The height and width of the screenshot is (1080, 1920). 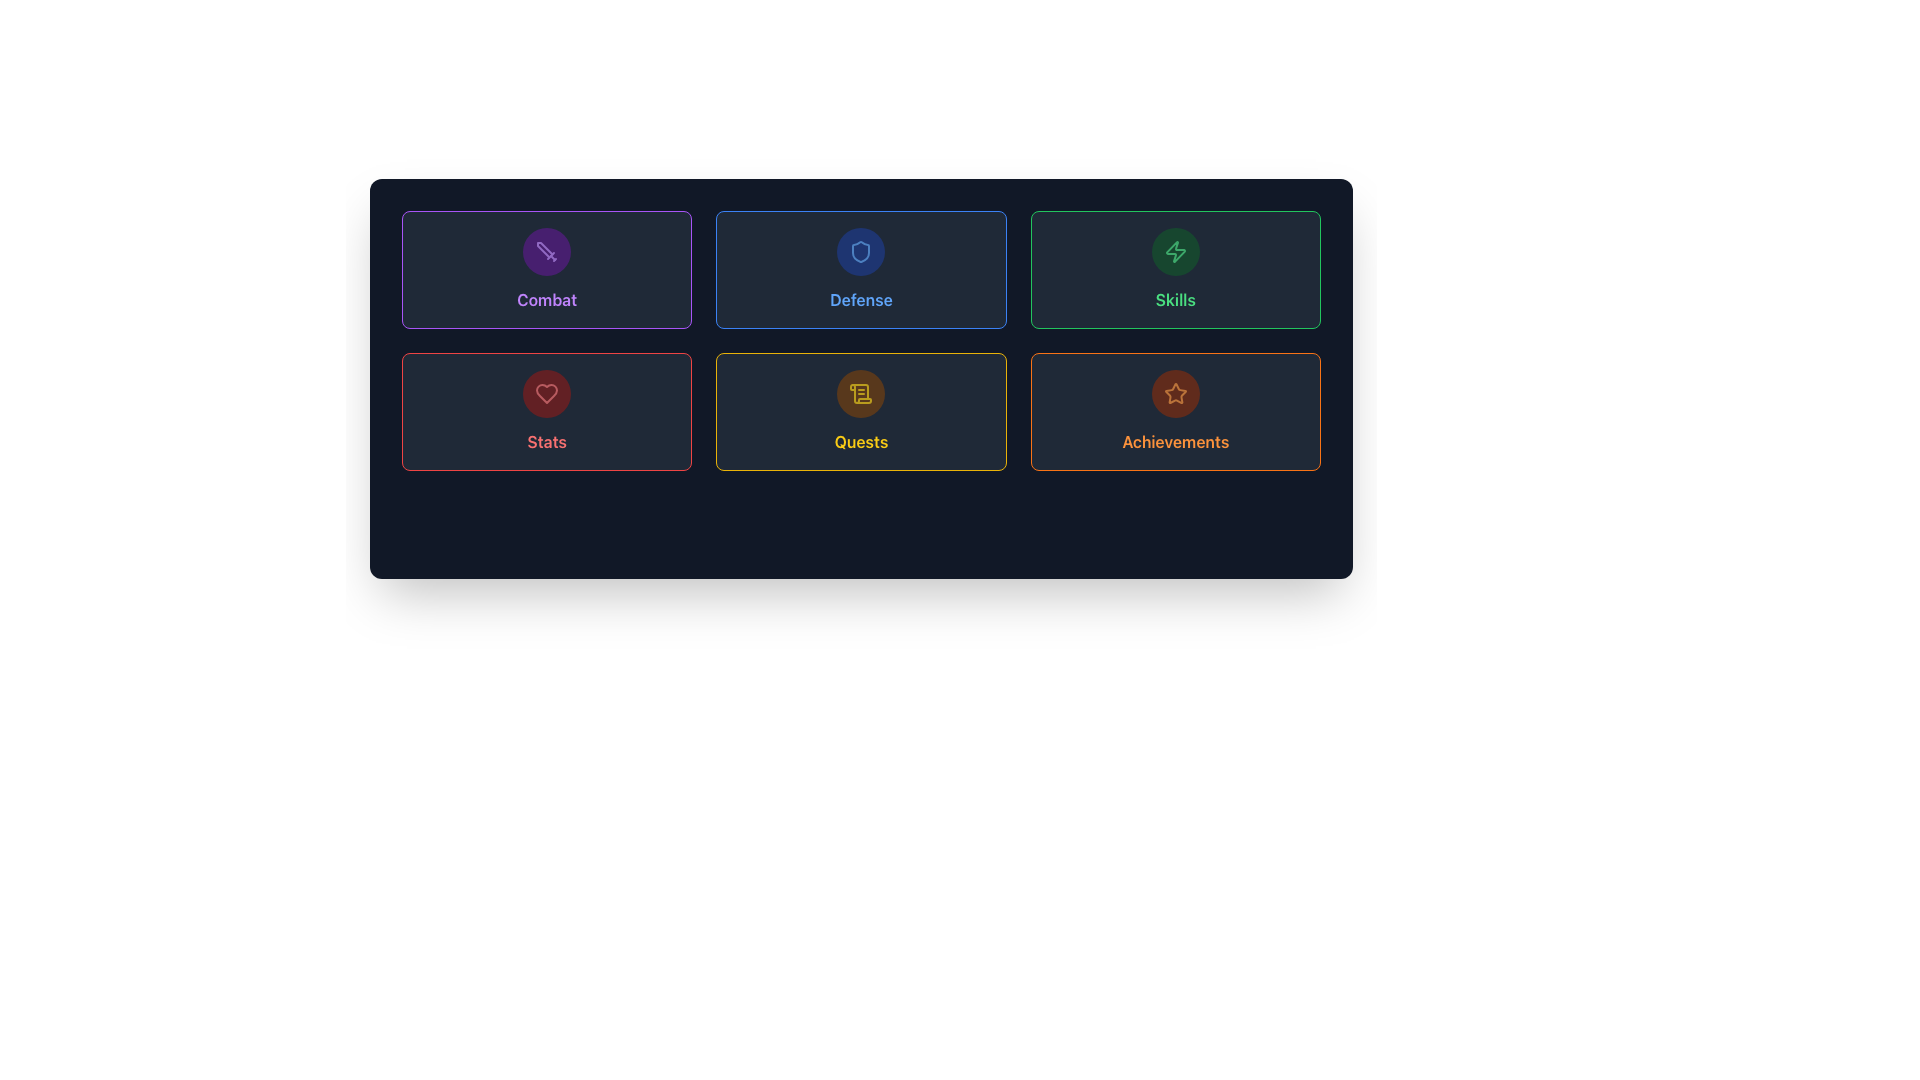 I want to click on the 'Skills' interactive card/button located in the top row of the grid layout, positioned to the right of the 'Defense' component, so click(x=1175, y=270).